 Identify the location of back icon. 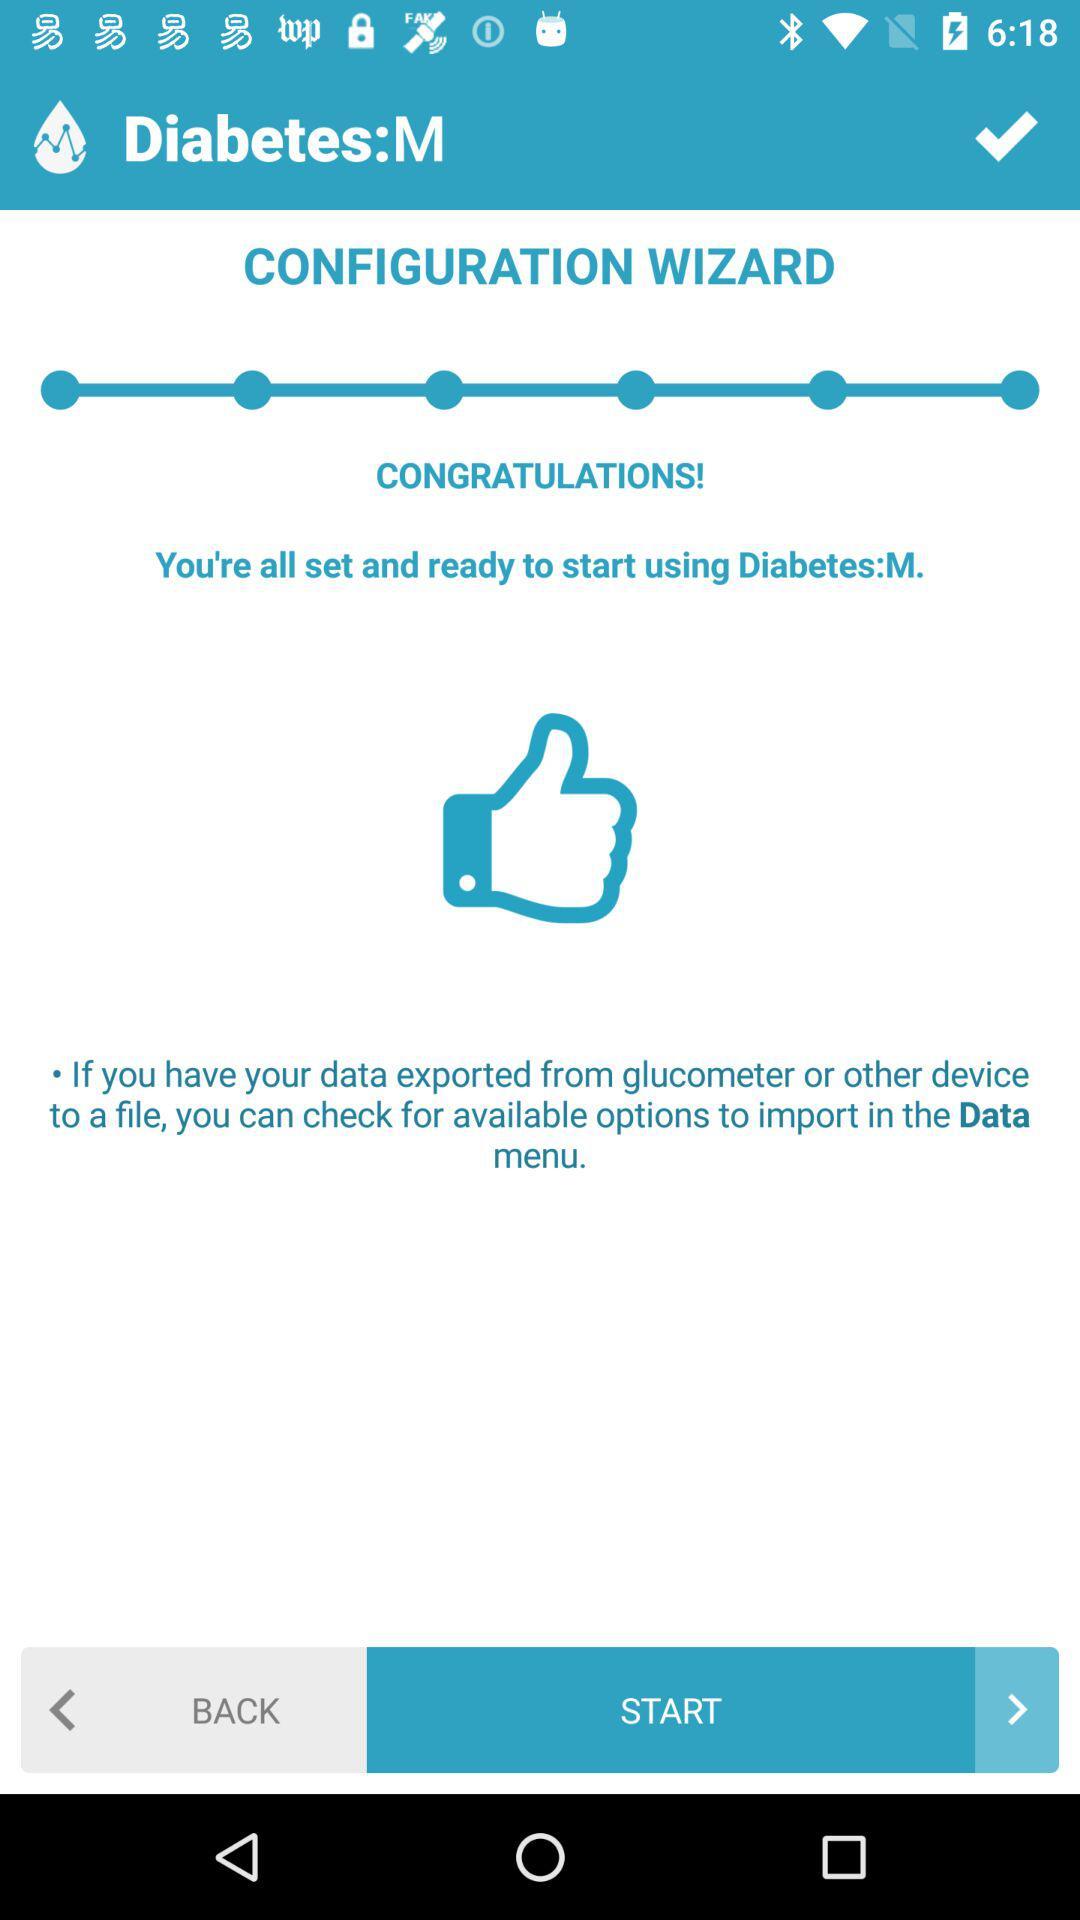
(193, 1708).